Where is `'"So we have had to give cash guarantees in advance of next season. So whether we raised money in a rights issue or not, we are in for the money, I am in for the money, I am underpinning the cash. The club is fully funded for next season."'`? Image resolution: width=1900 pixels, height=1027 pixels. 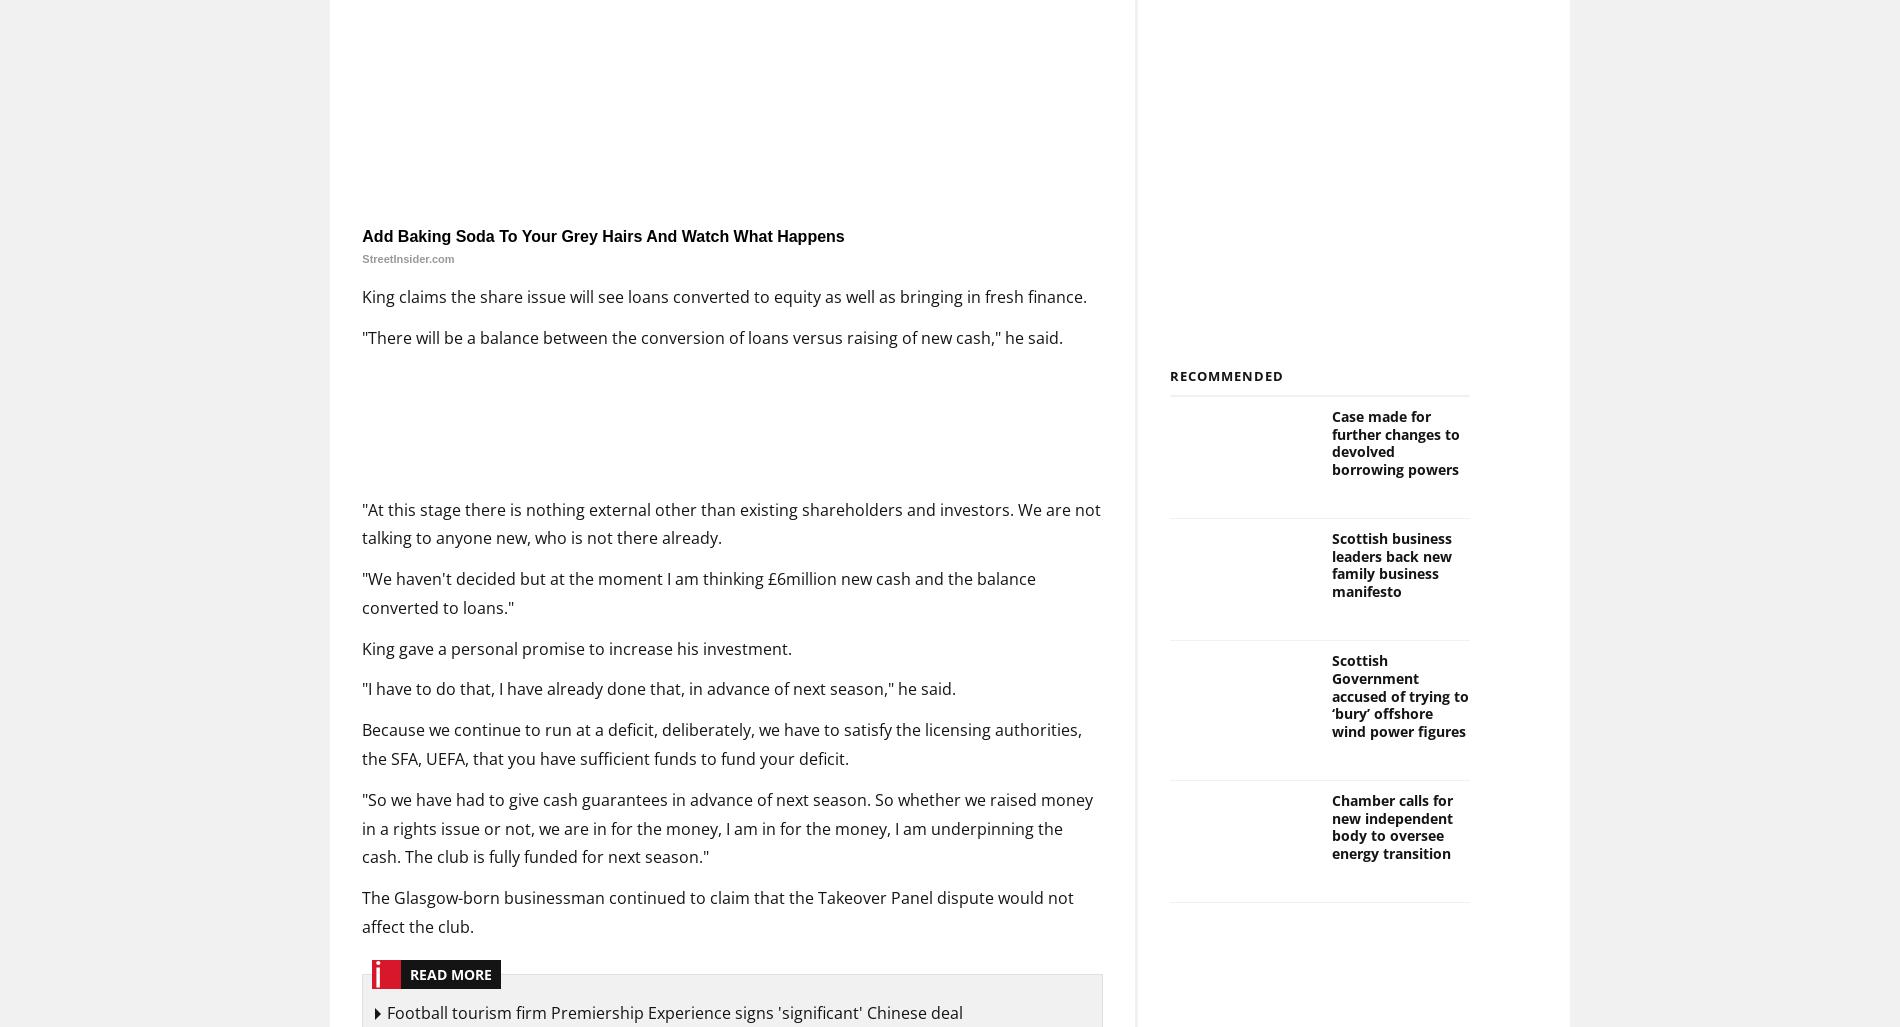 '"So we have had to give cash guarantees in advance of next season. So whether we raised money in a rights issue or not, we are in for the money, I am in for the money, I am underpinning the cash. The club is fully funded for next season."' is located at coordinates (726, 827).